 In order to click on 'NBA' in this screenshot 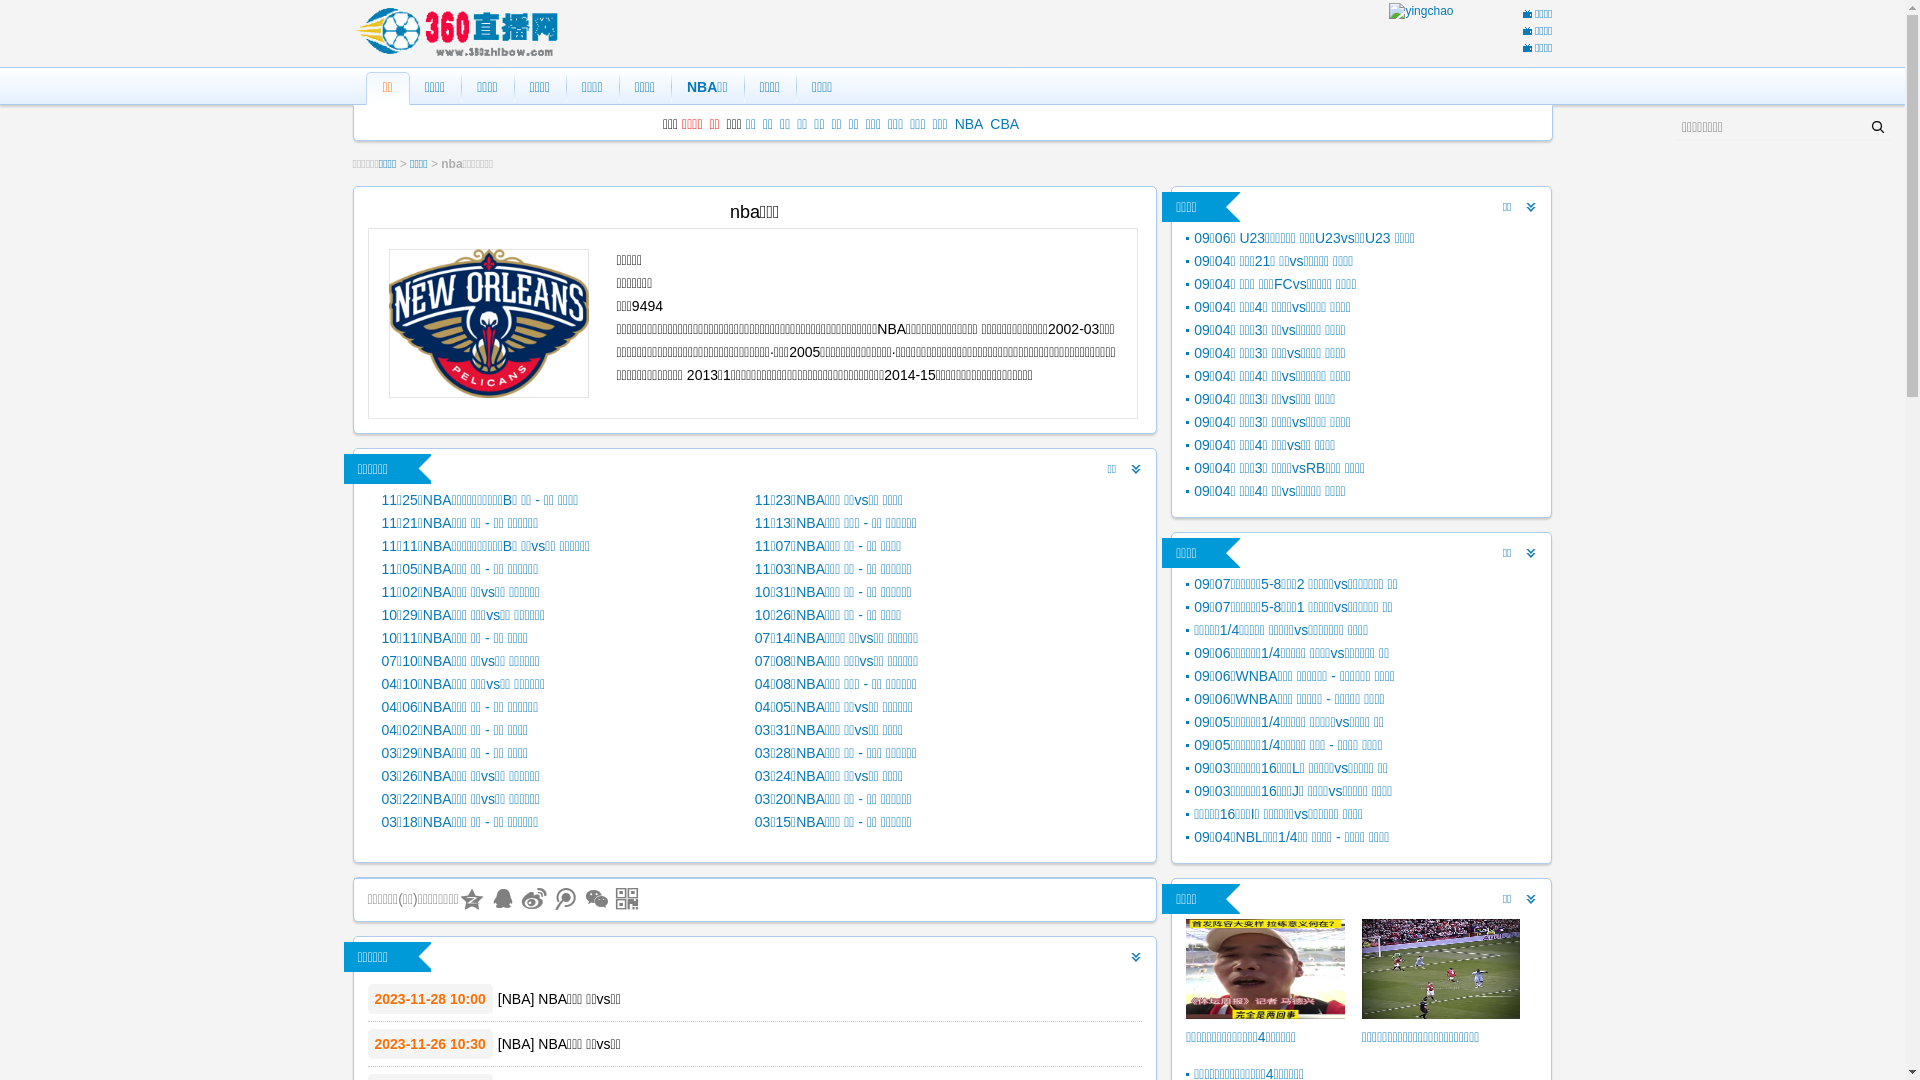, I will do `click(516, 1043)`.